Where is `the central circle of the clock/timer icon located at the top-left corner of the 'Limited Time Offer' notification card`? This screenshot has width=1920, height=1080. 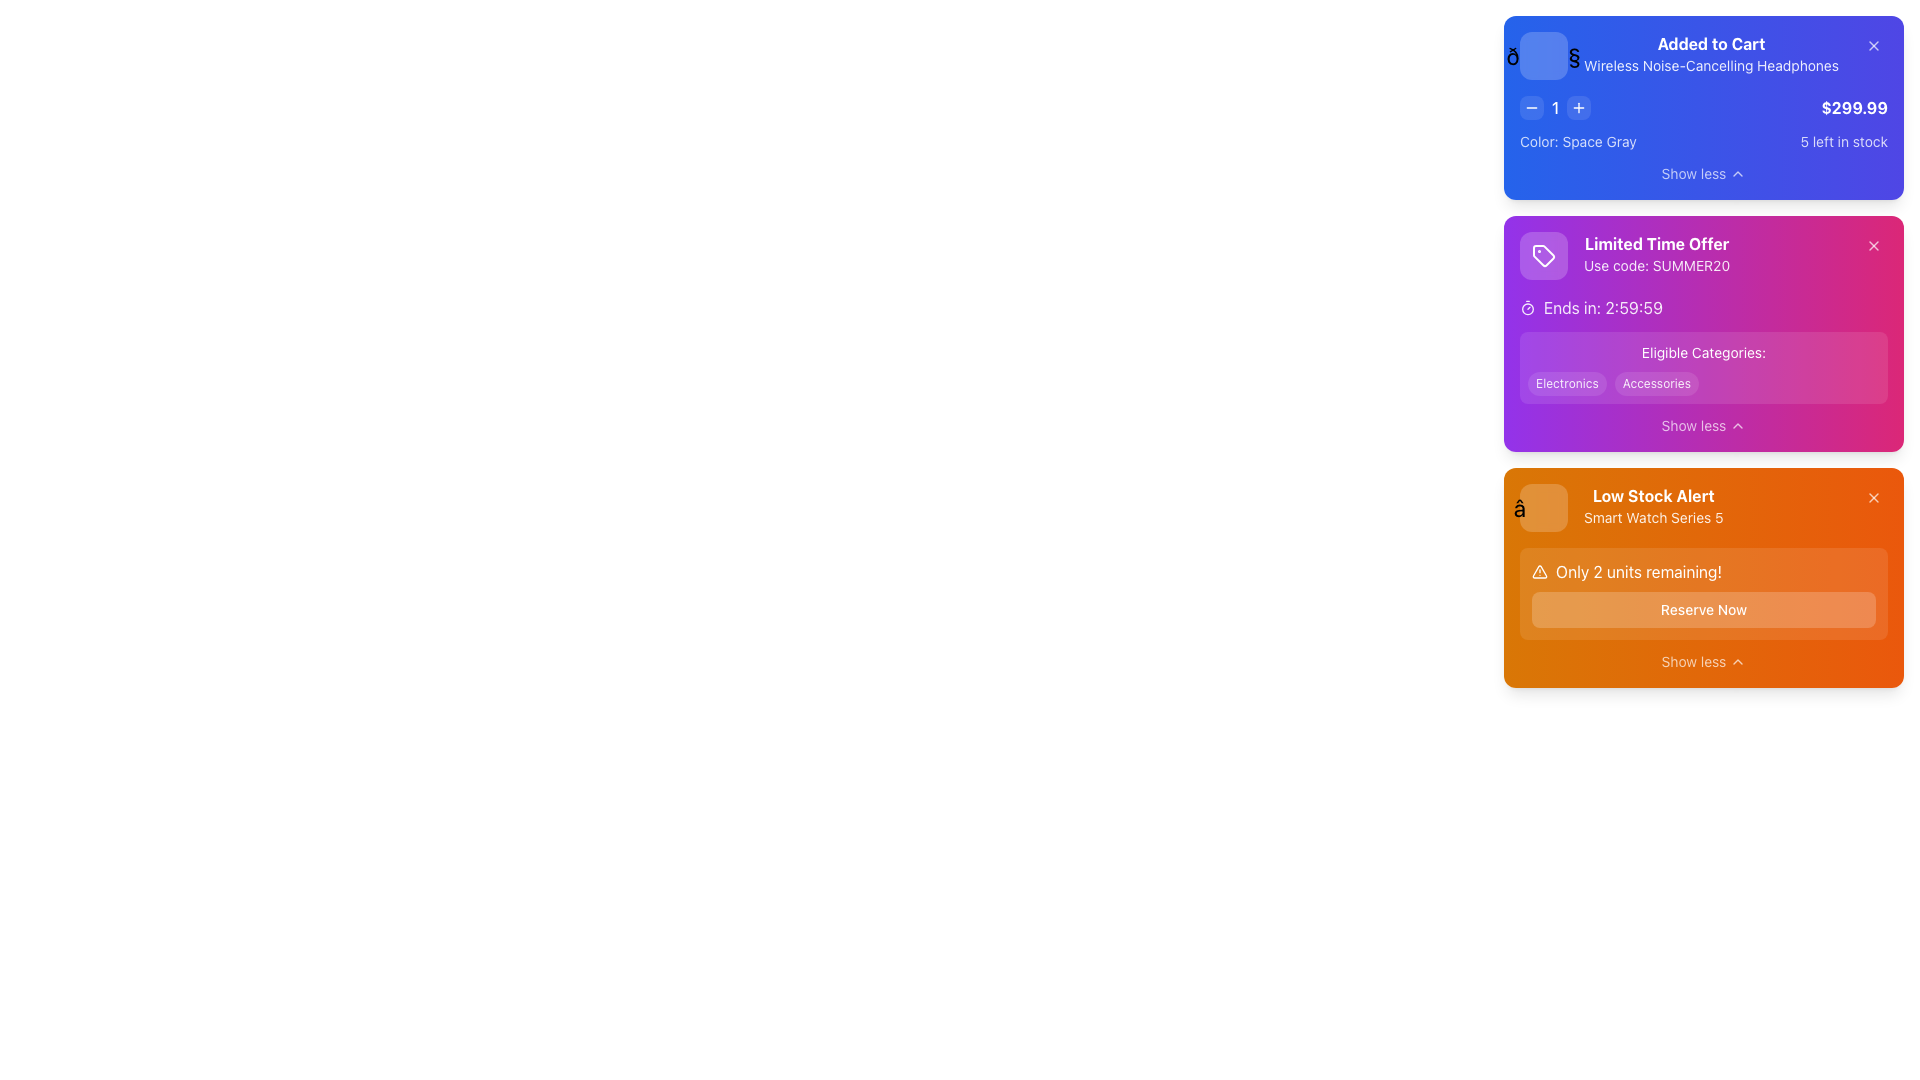 the central circle of the clock/timer icon located at the top-left corner of the 'Limited Time Offer' notification card is located at coordinates (1526, 308).